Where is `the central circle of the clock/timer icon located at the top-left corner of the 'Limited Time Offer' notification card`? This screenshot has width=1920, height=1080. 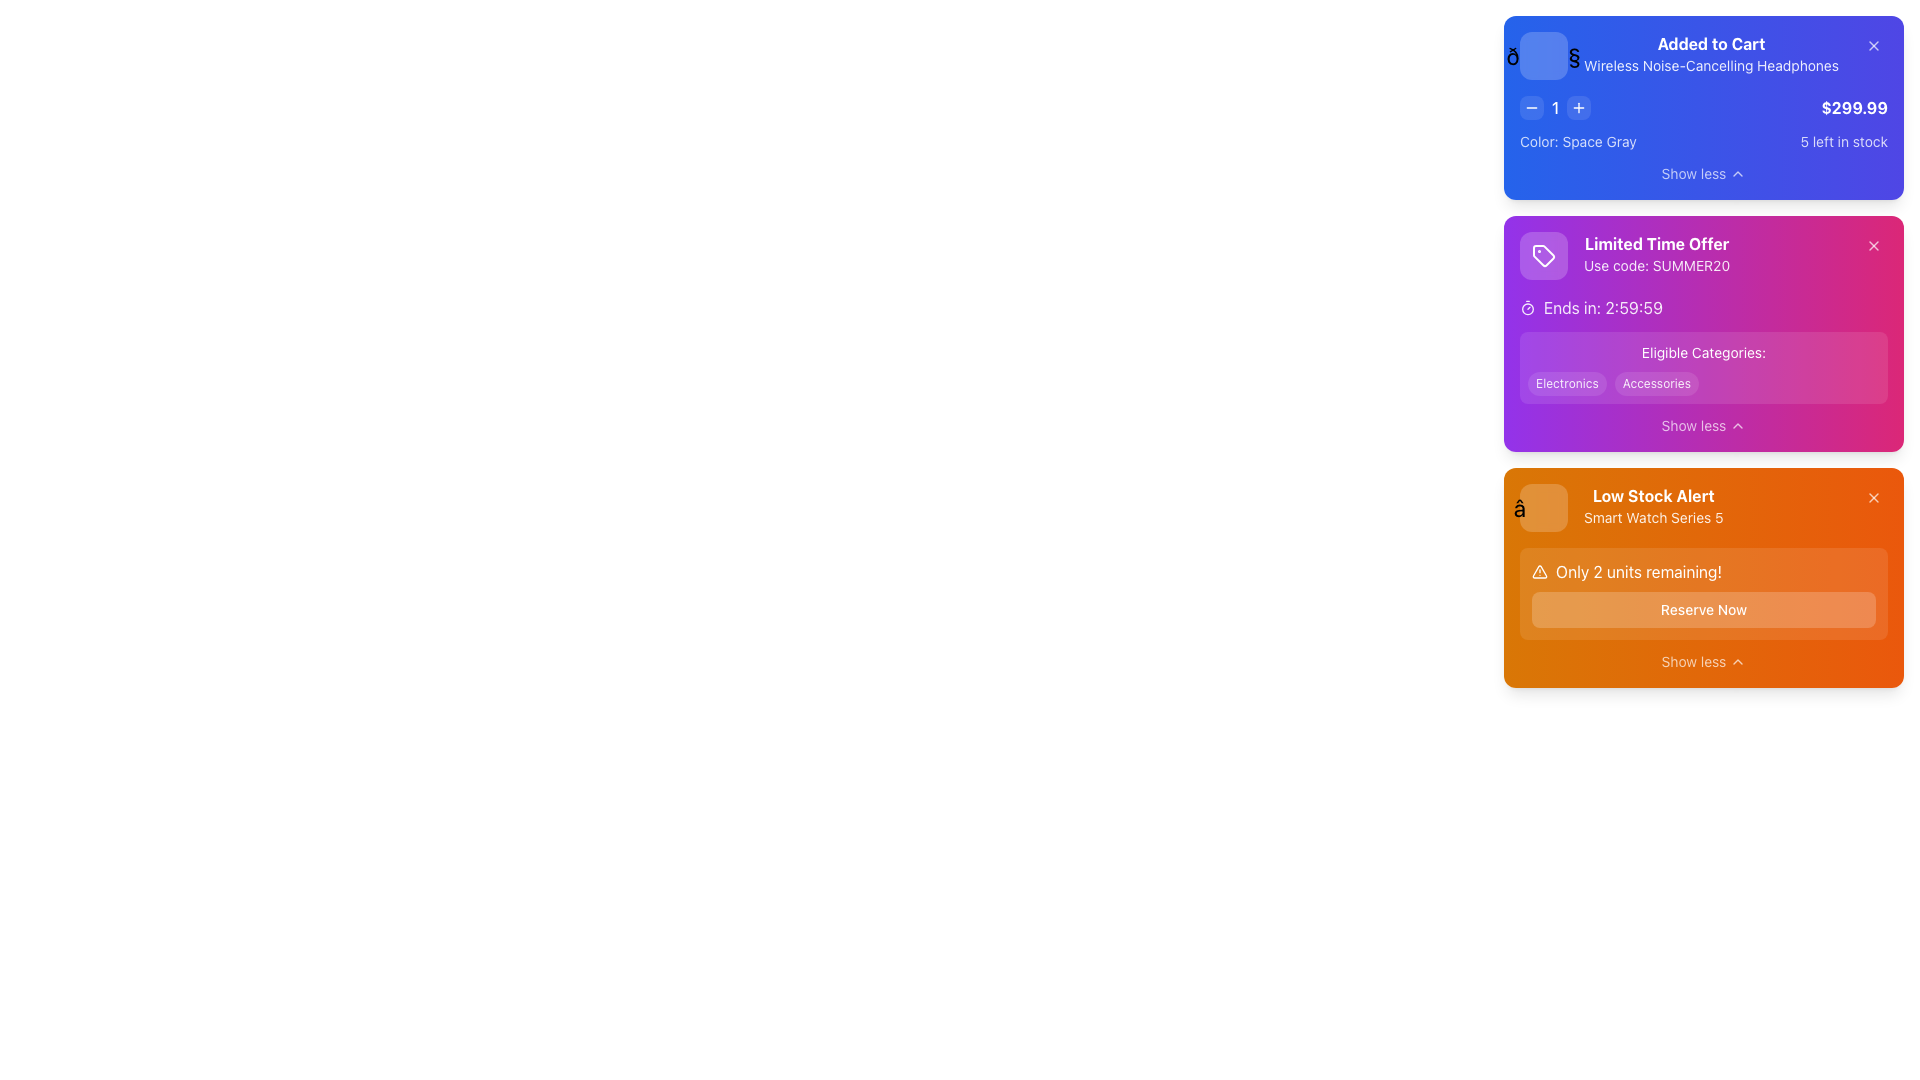 the central circle of the clock/timer icon located at the top-left corner of the 'Limited Time Offer' notification card is located at coordinates (1526, 308).